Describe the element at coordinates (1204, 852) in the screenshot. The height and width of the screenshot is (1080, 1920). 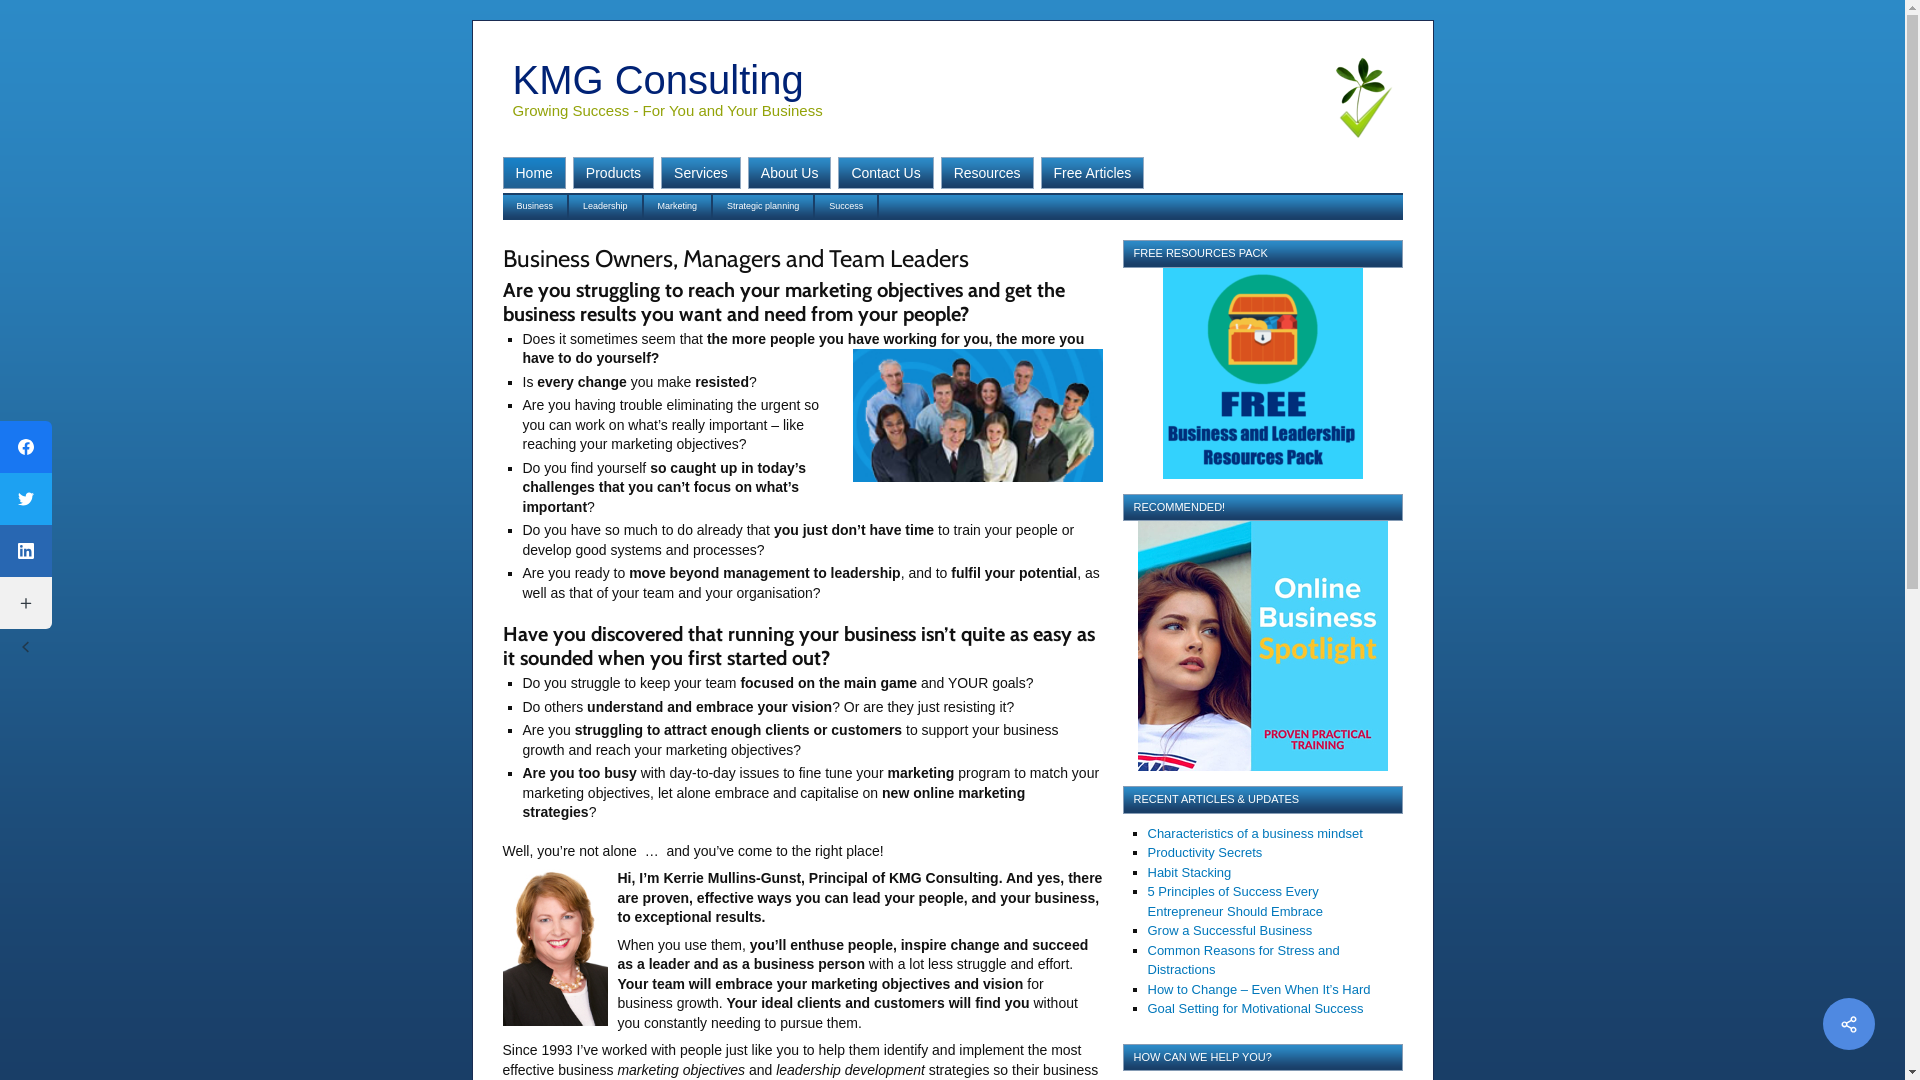
I see `'Productivity Secrets'` at that location.